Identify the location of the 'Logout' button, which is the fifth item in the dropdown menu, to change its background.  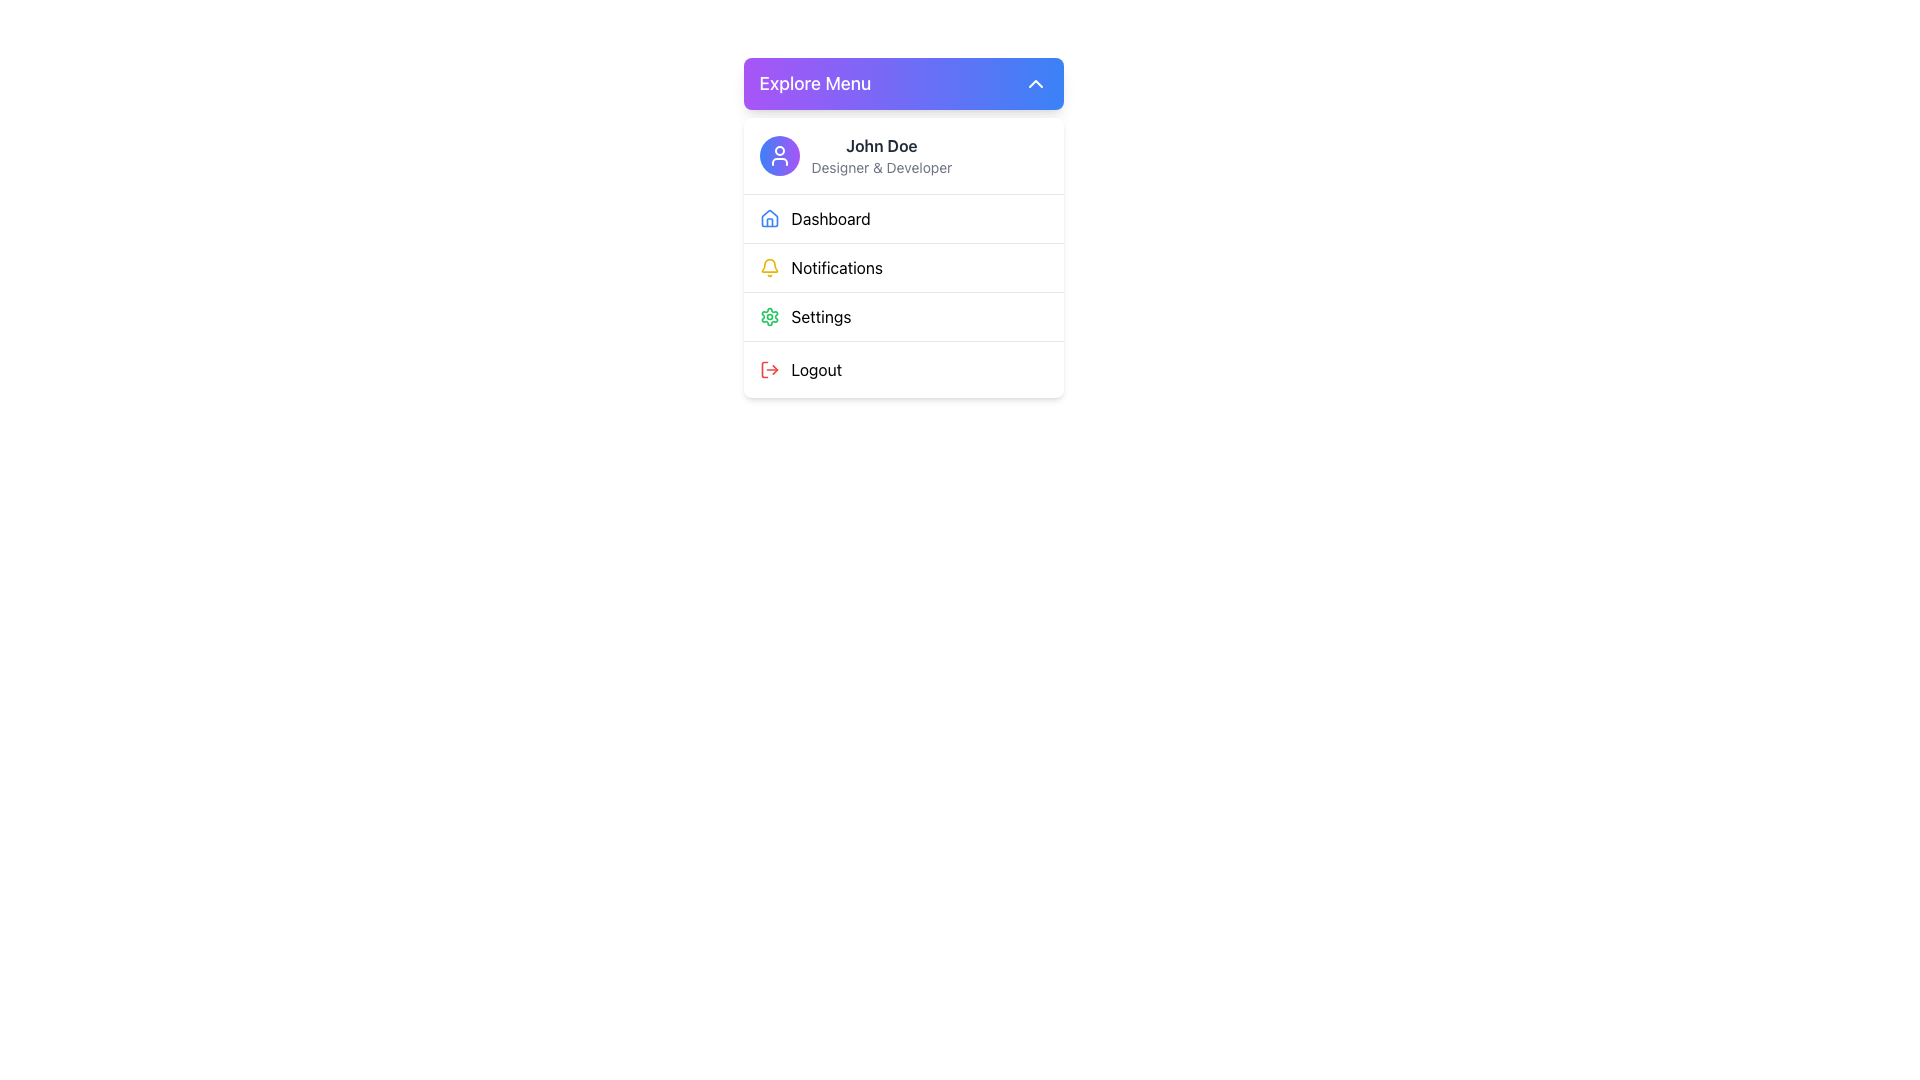
(902, 369).